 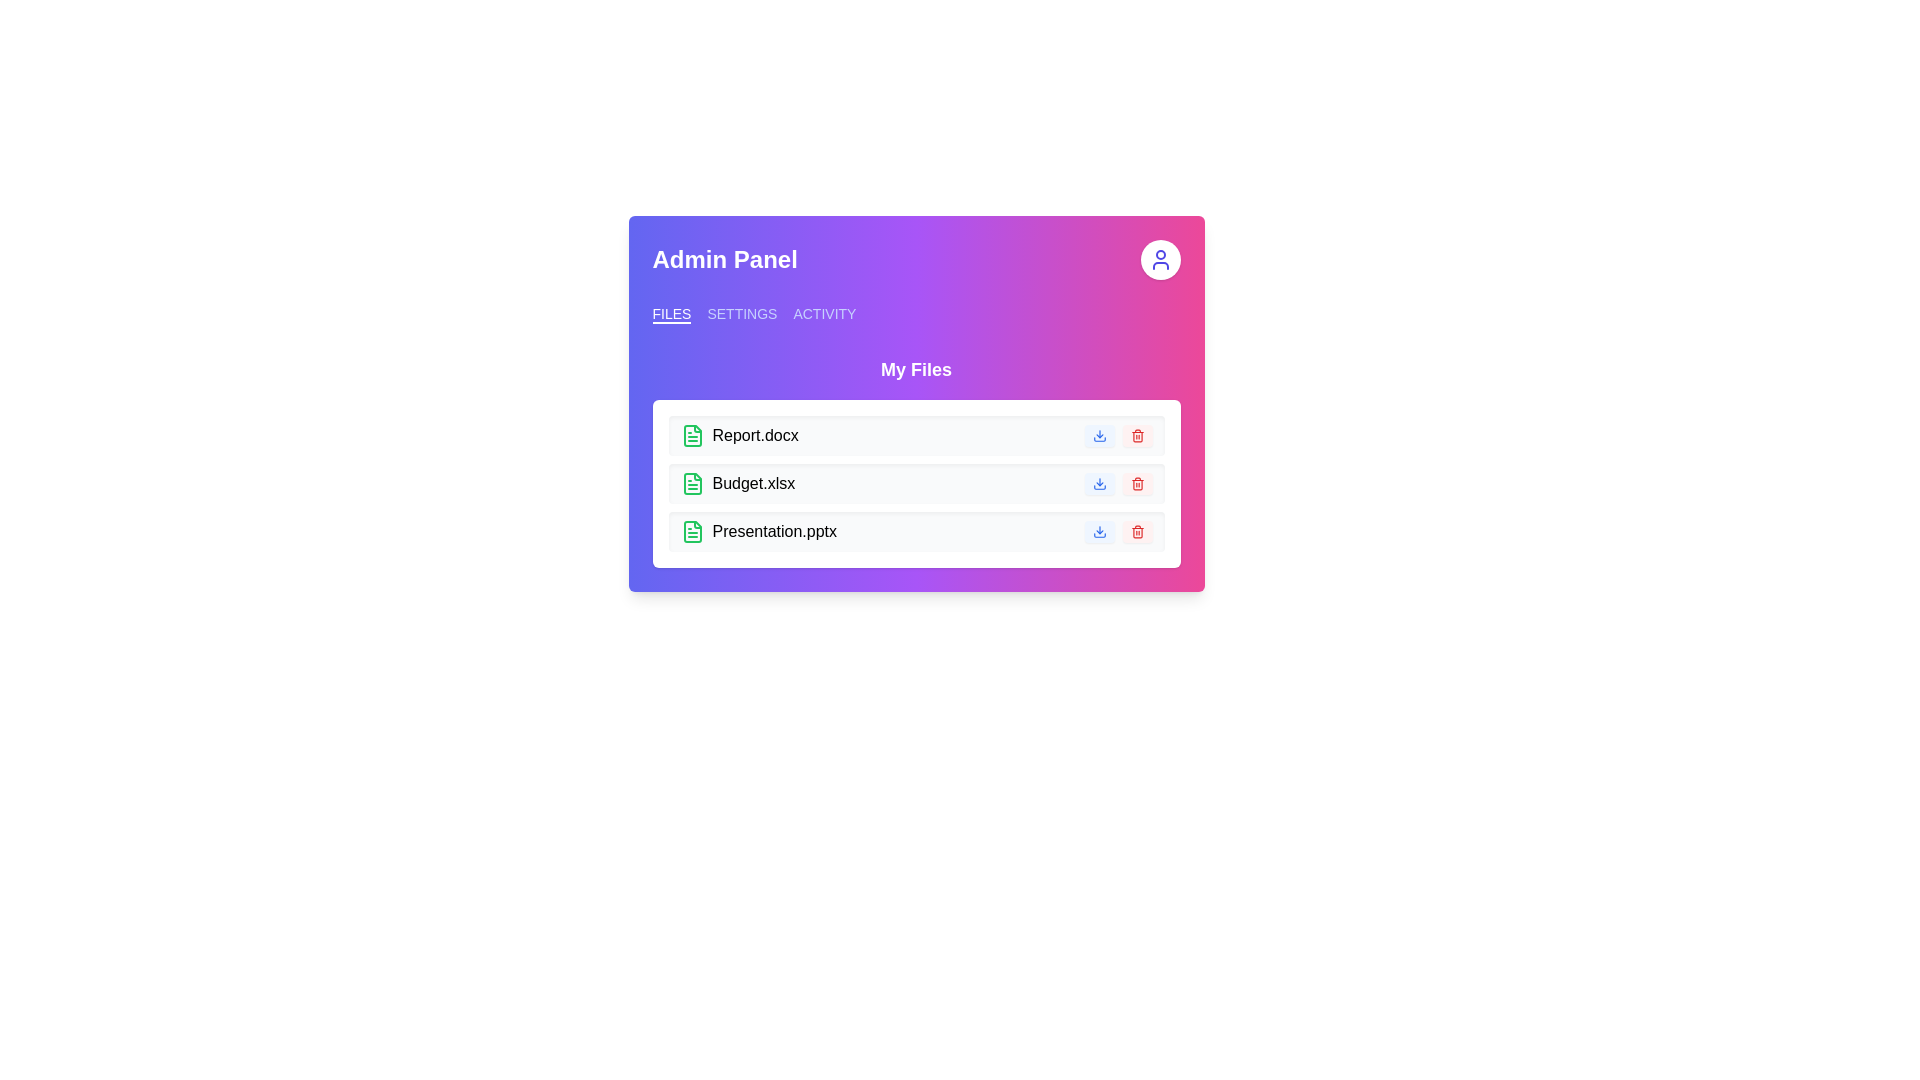 I want to click on the Text Label with an accompanying Icon that displays the name and icon of the 'Presentation.pptx' file, located in the third position under 'My Files' in the Admin Panel, so click(x=757, y=531).